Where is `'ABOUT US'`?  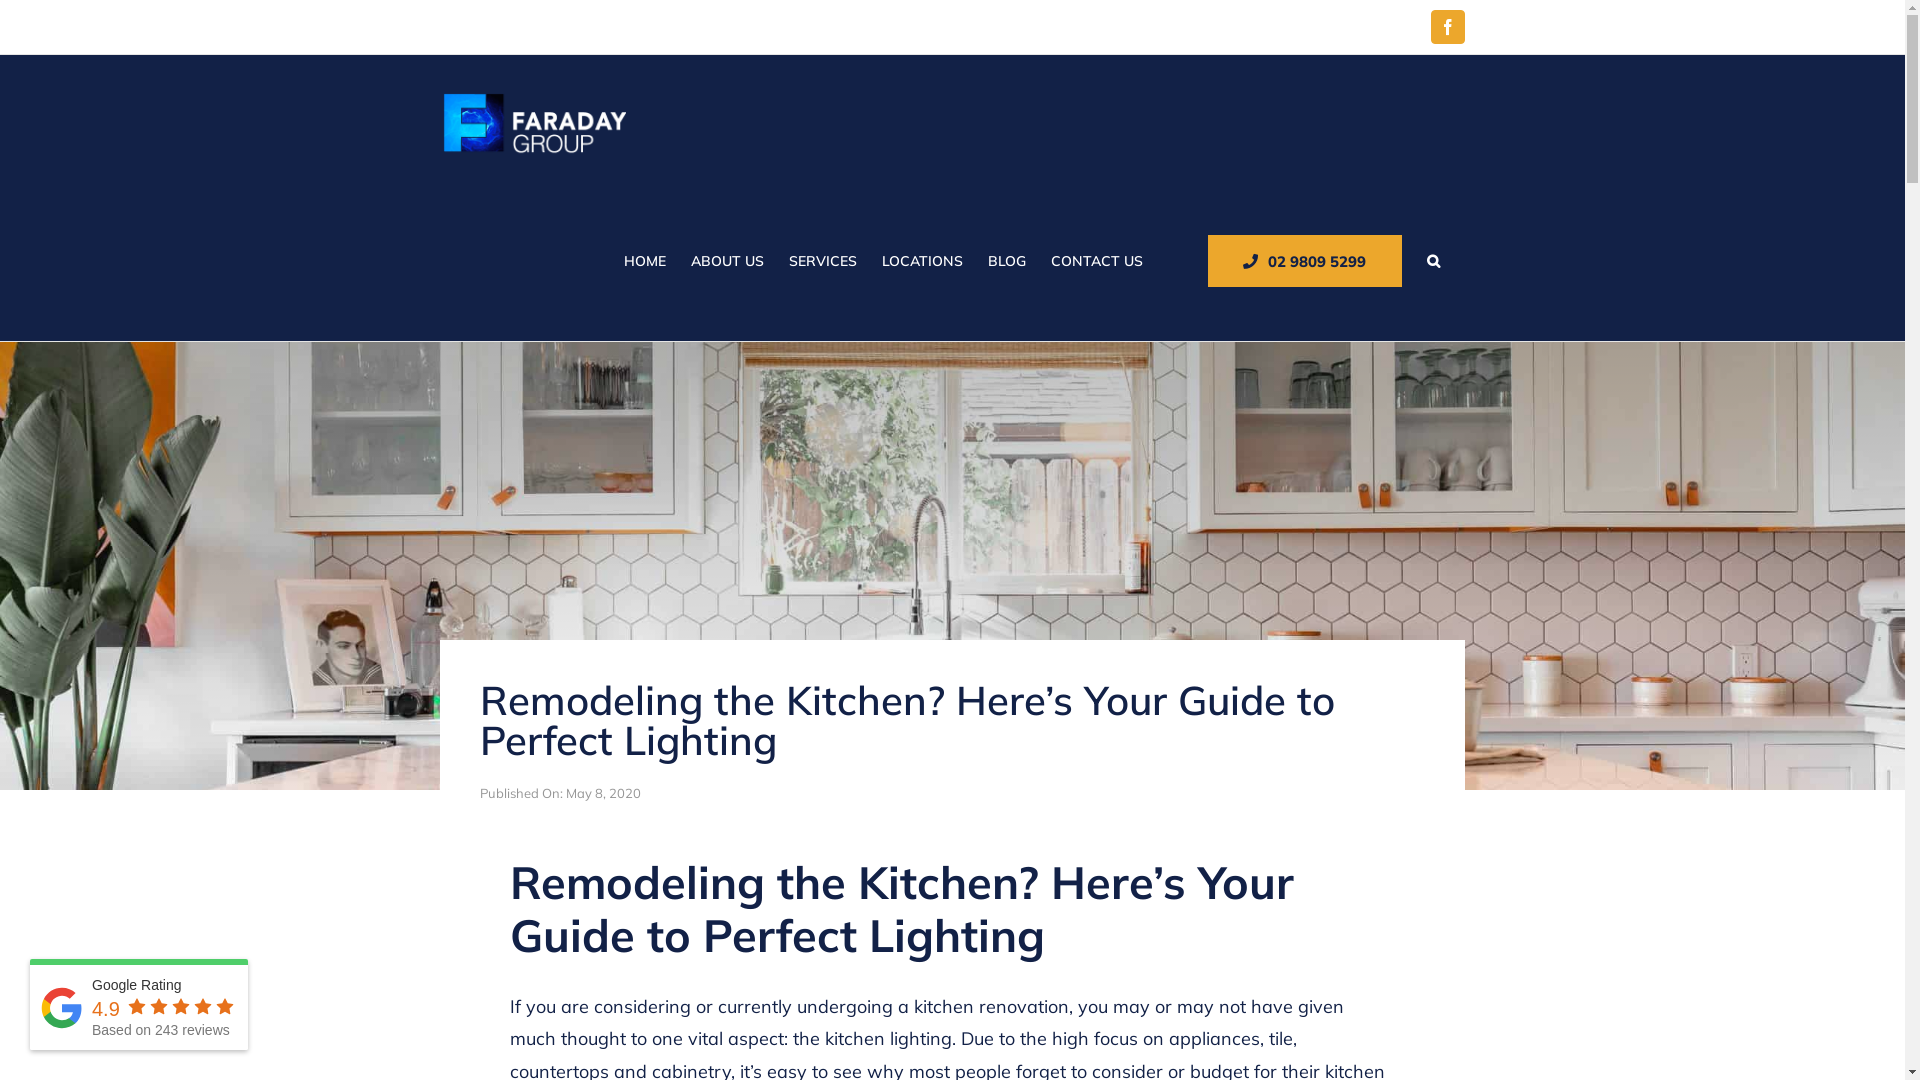 'ABOUT US' is located at coordinates (690, 260).